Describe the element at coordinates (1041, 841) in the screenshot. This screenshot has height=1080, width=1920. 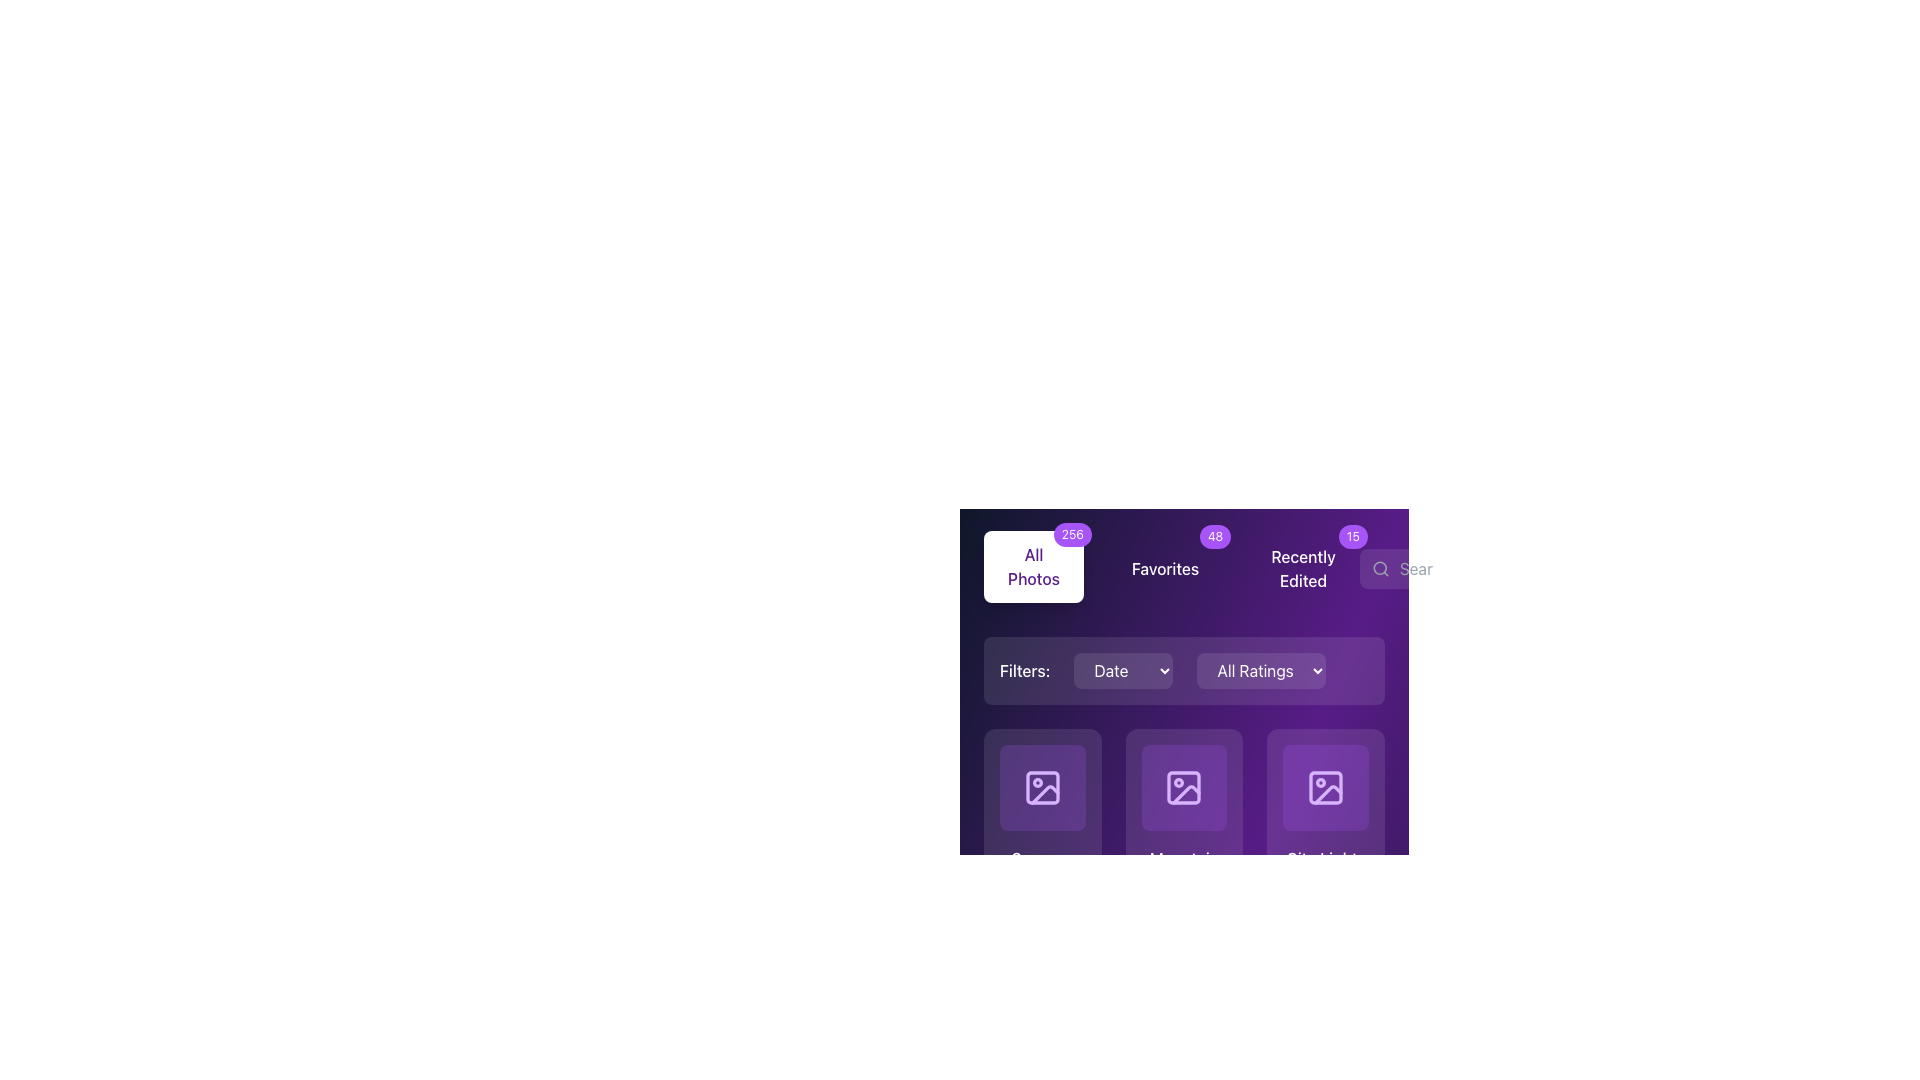
I see `the visual card or button representing a specific category or item in the first row and first column of the grid layout, located below the 'Filters' section` at that location.